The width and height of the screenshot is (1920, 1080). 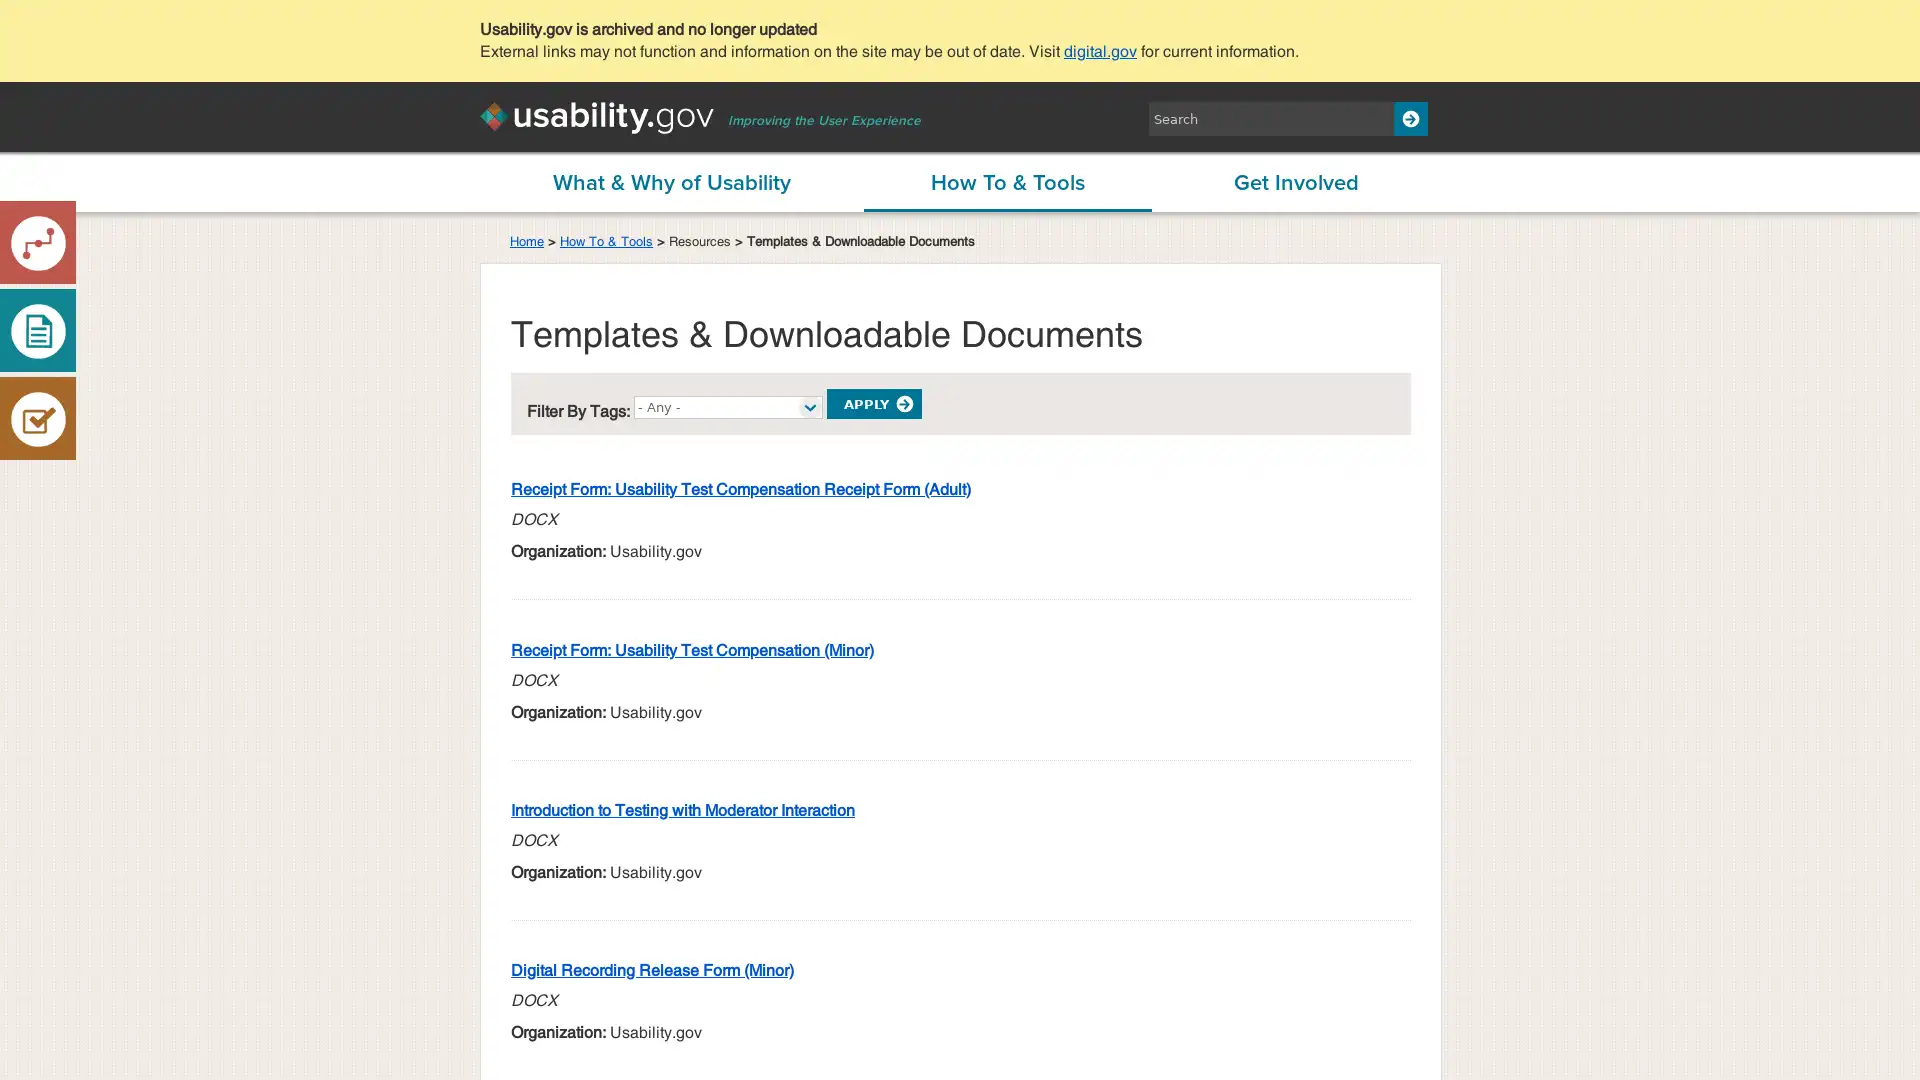 I want to click on Apply, so click(x=873, y=404).